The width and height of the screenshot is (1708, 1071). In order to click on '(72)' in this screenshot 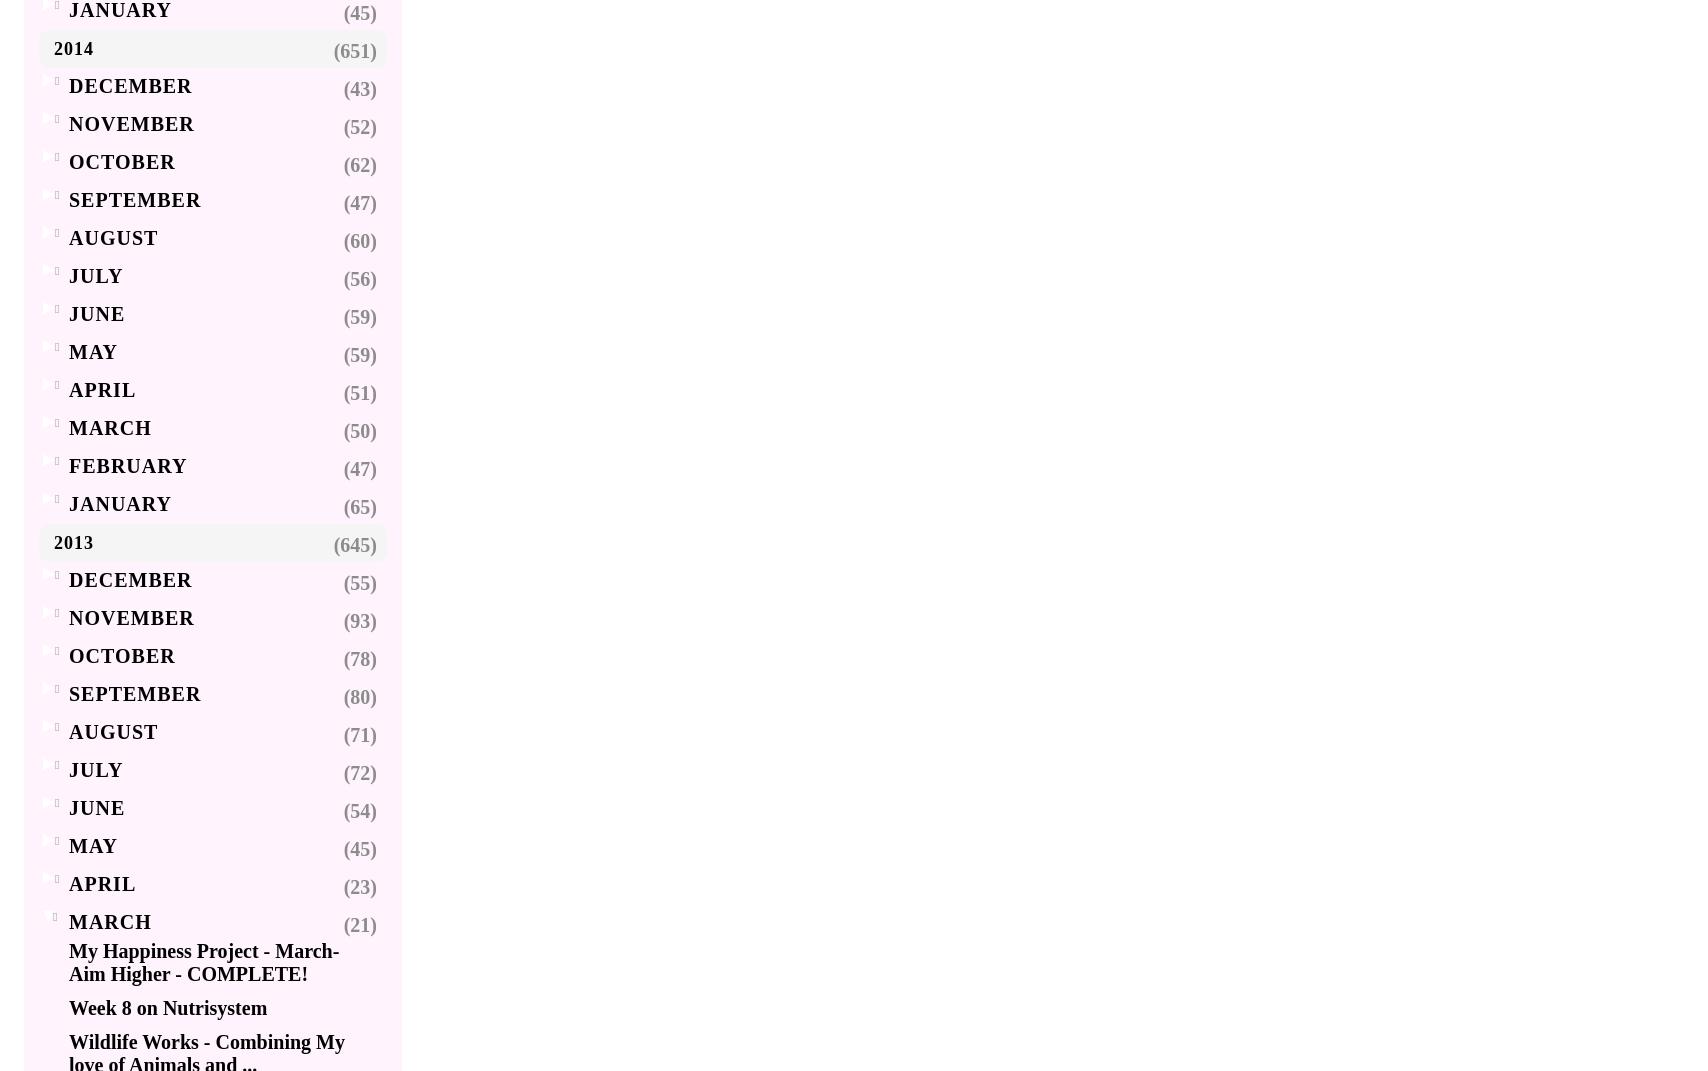, I will do `click(360, 772)`.